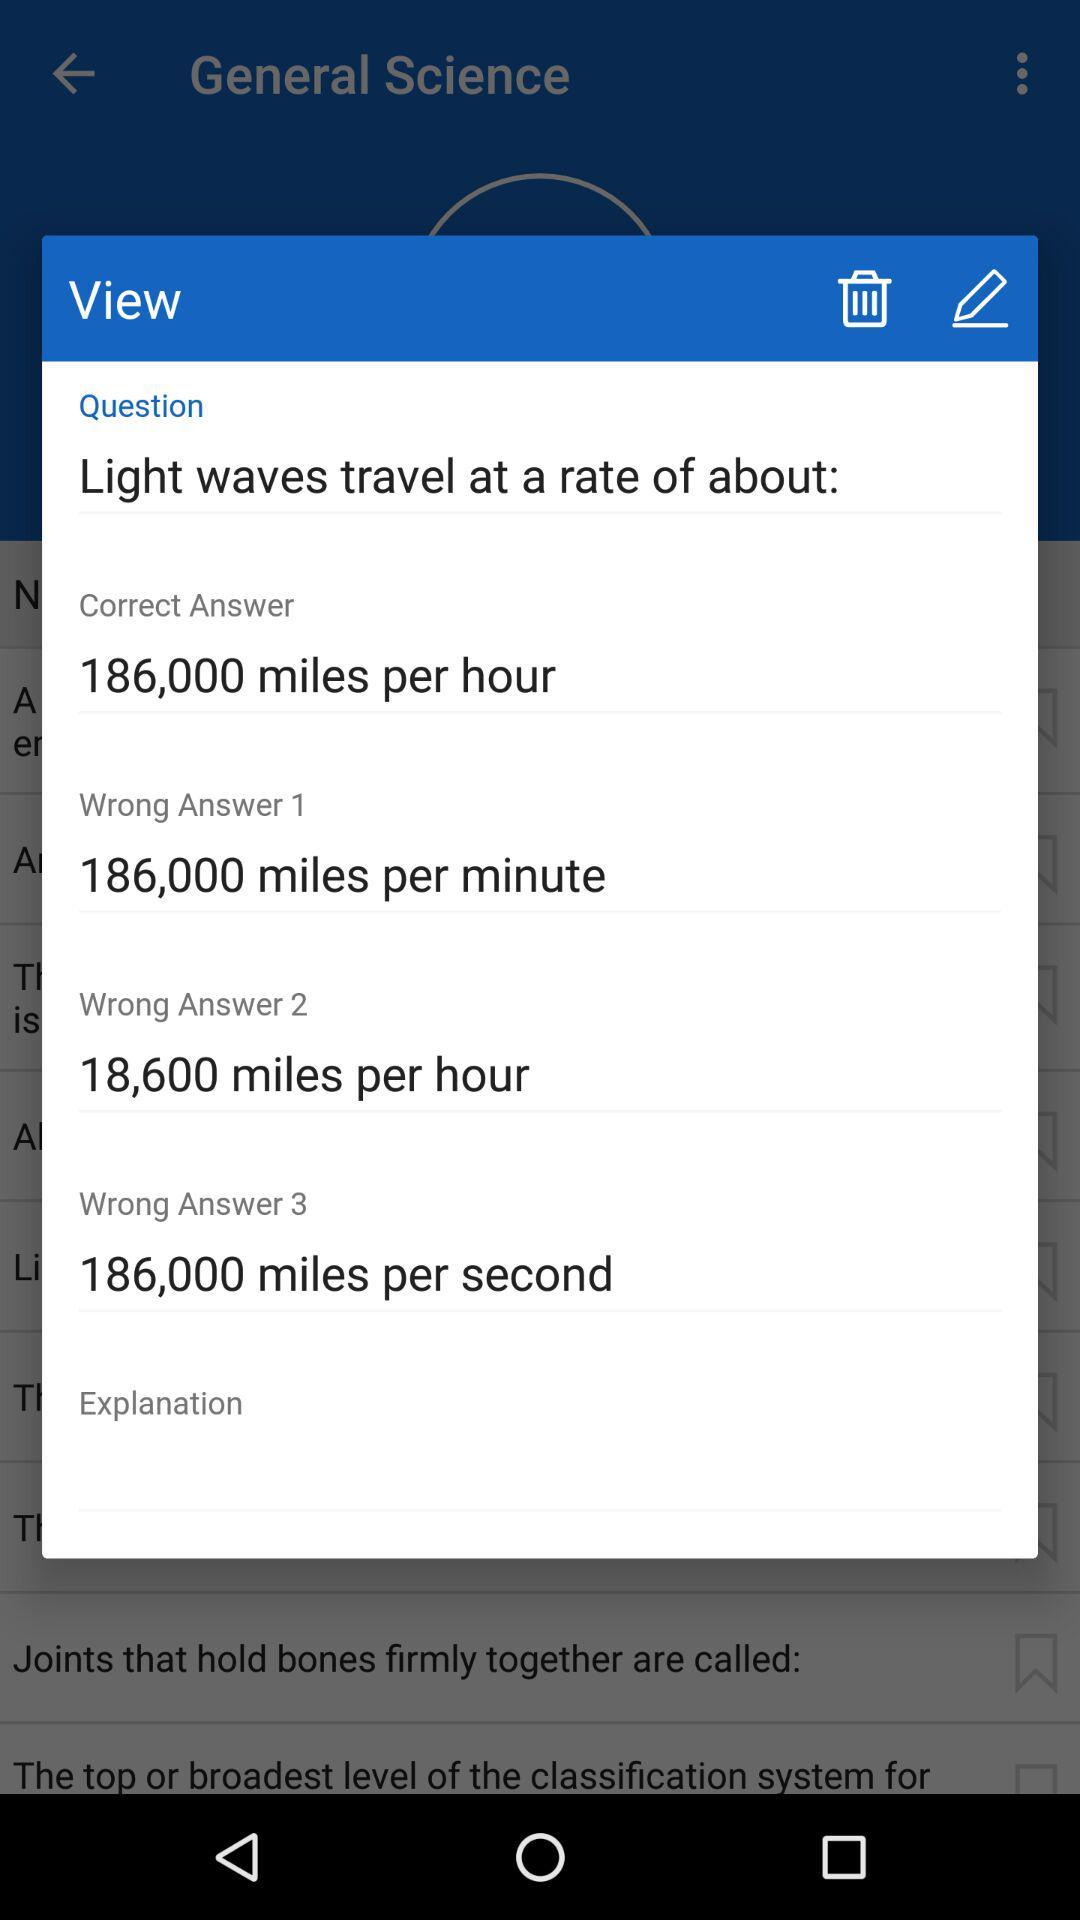  What do you see at coordinates (540, 1073) in the screenshot?
I see `the icon above 186 000 miles` at bounding box center [540, 1073].